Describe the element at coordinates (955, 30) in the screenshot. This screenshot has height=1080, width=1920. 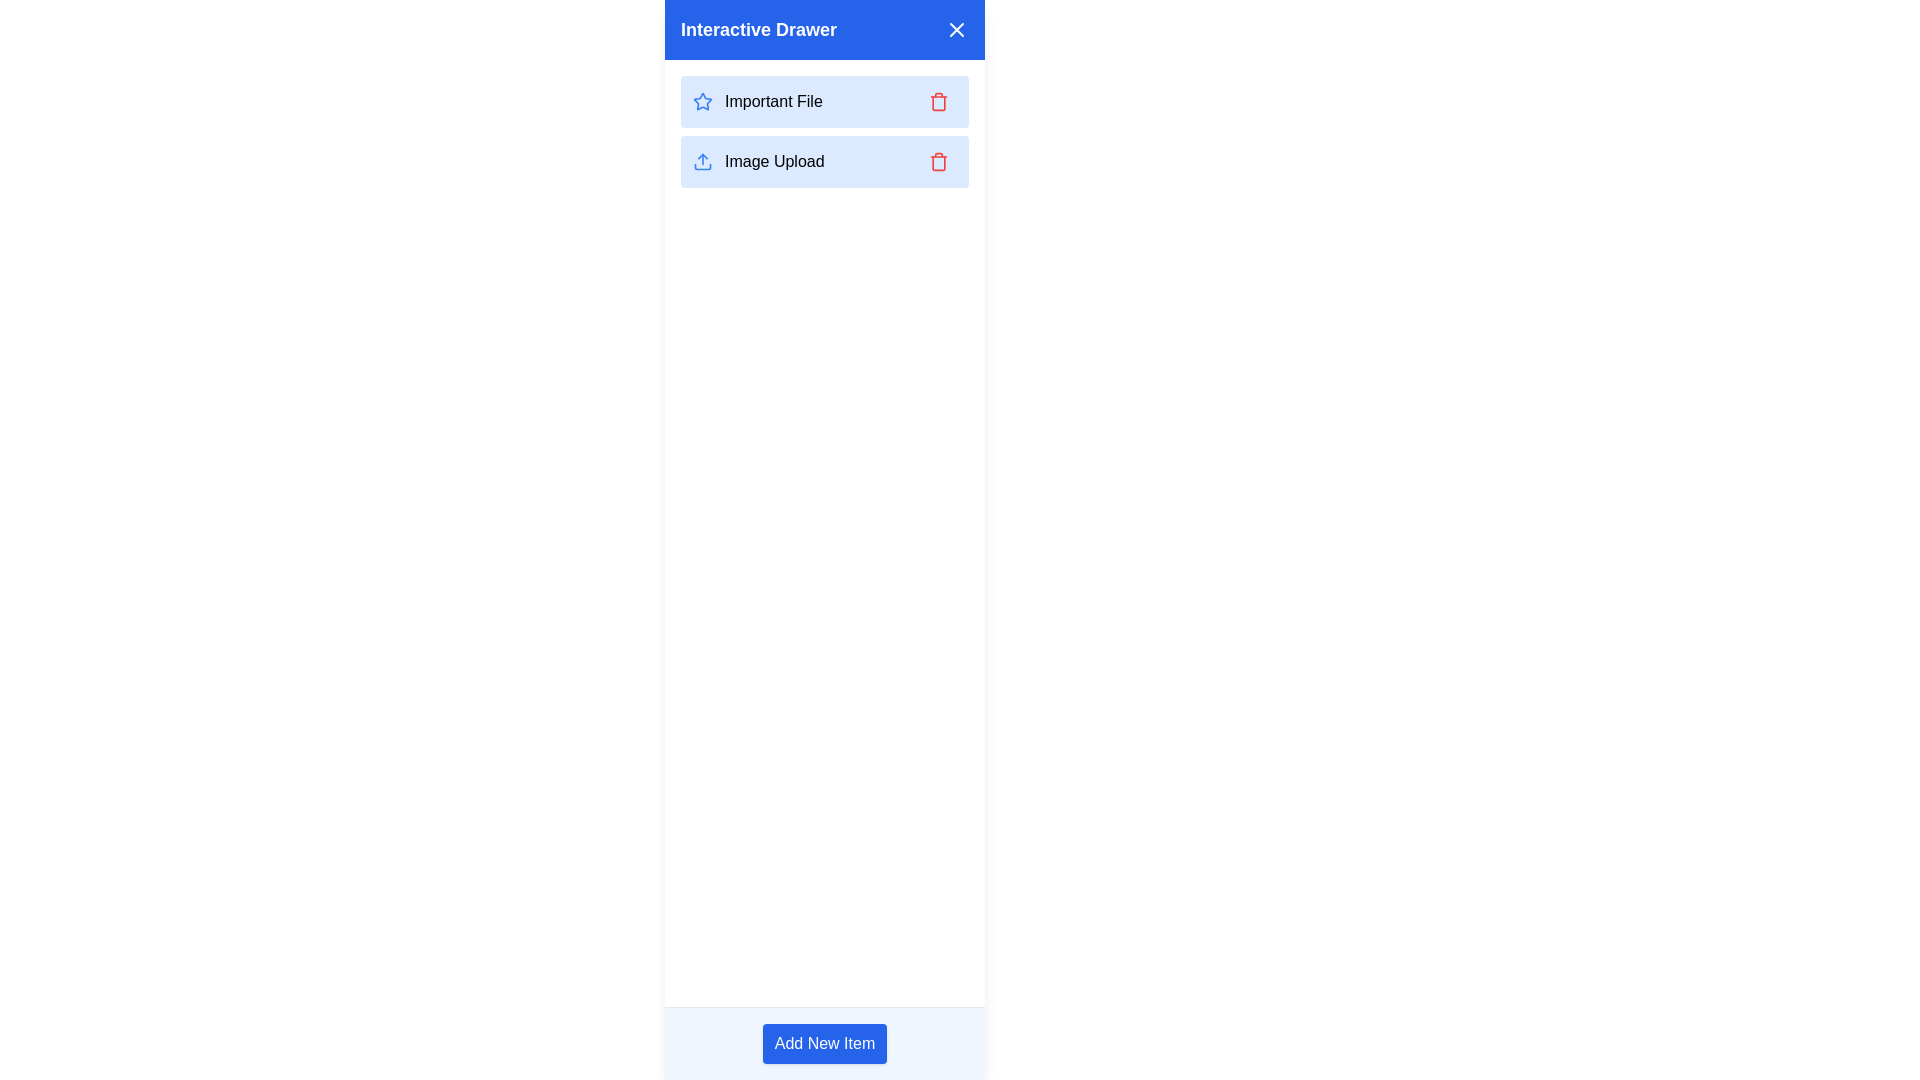
I see `the close icon located at the top-right corner of the interface, adjacent to the 'Interactive Drawer' label` at that location.